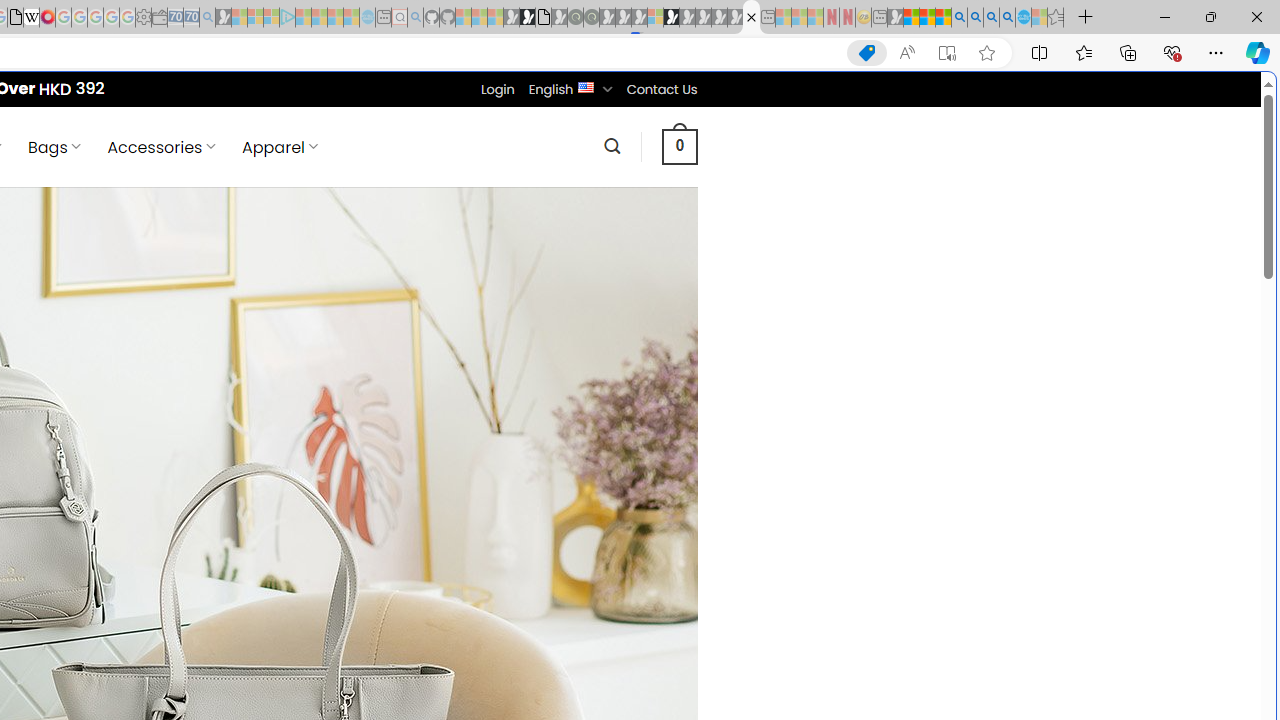 The image size is (1280, 720). Describe the element at coordinates (679, 145) in the screenshot. I see `'  0  '` at that location.